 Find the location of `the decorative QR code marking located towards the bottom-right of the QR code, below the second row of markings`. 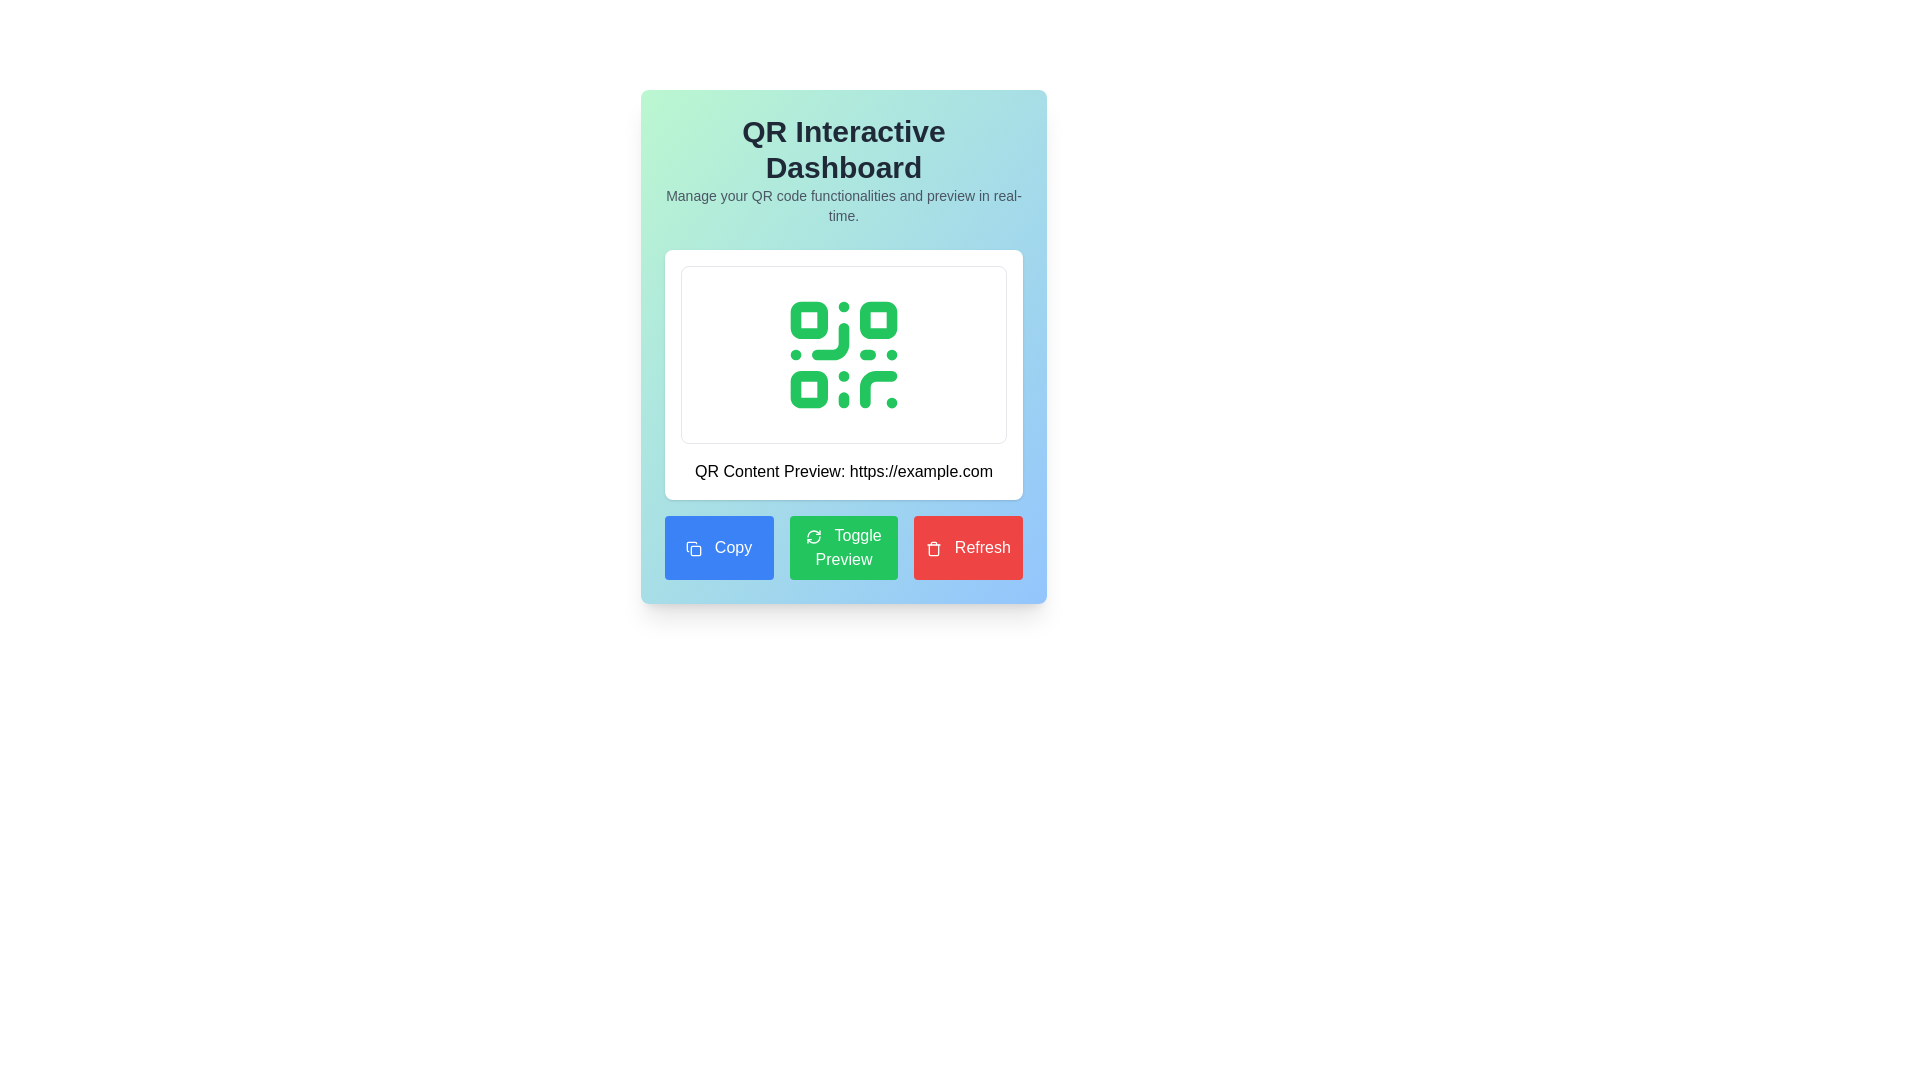

the decorative QR code marking located towards the bottom-right of the QR code, below the second row of markings is located at coordinates (878, 389).